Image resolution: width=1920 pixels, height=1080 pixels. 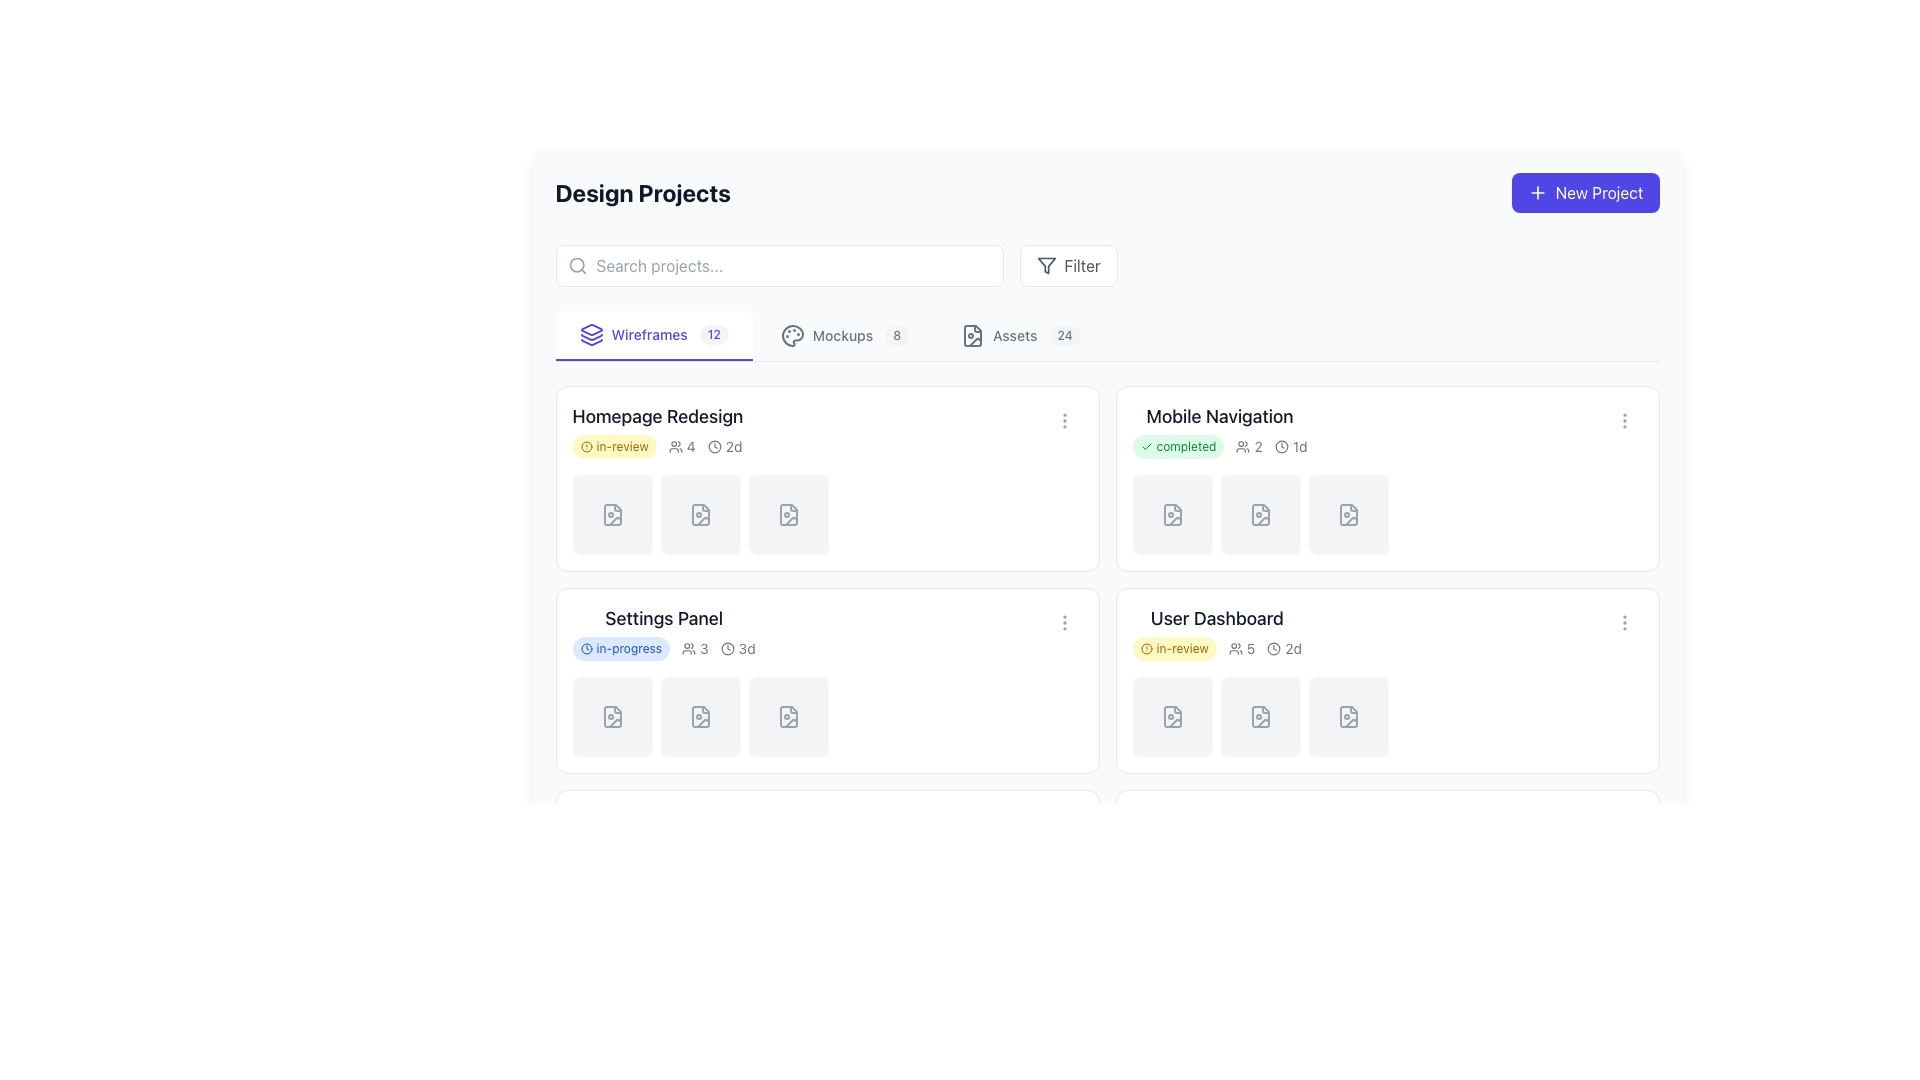 What do you see at coordinates (700, 716) in the screenshot?
I see `the visual card with an image icon located in the second item of the grid under the 'Settings Panel' section of the 'Design Projects' interface` at bounding box center [700, 716].